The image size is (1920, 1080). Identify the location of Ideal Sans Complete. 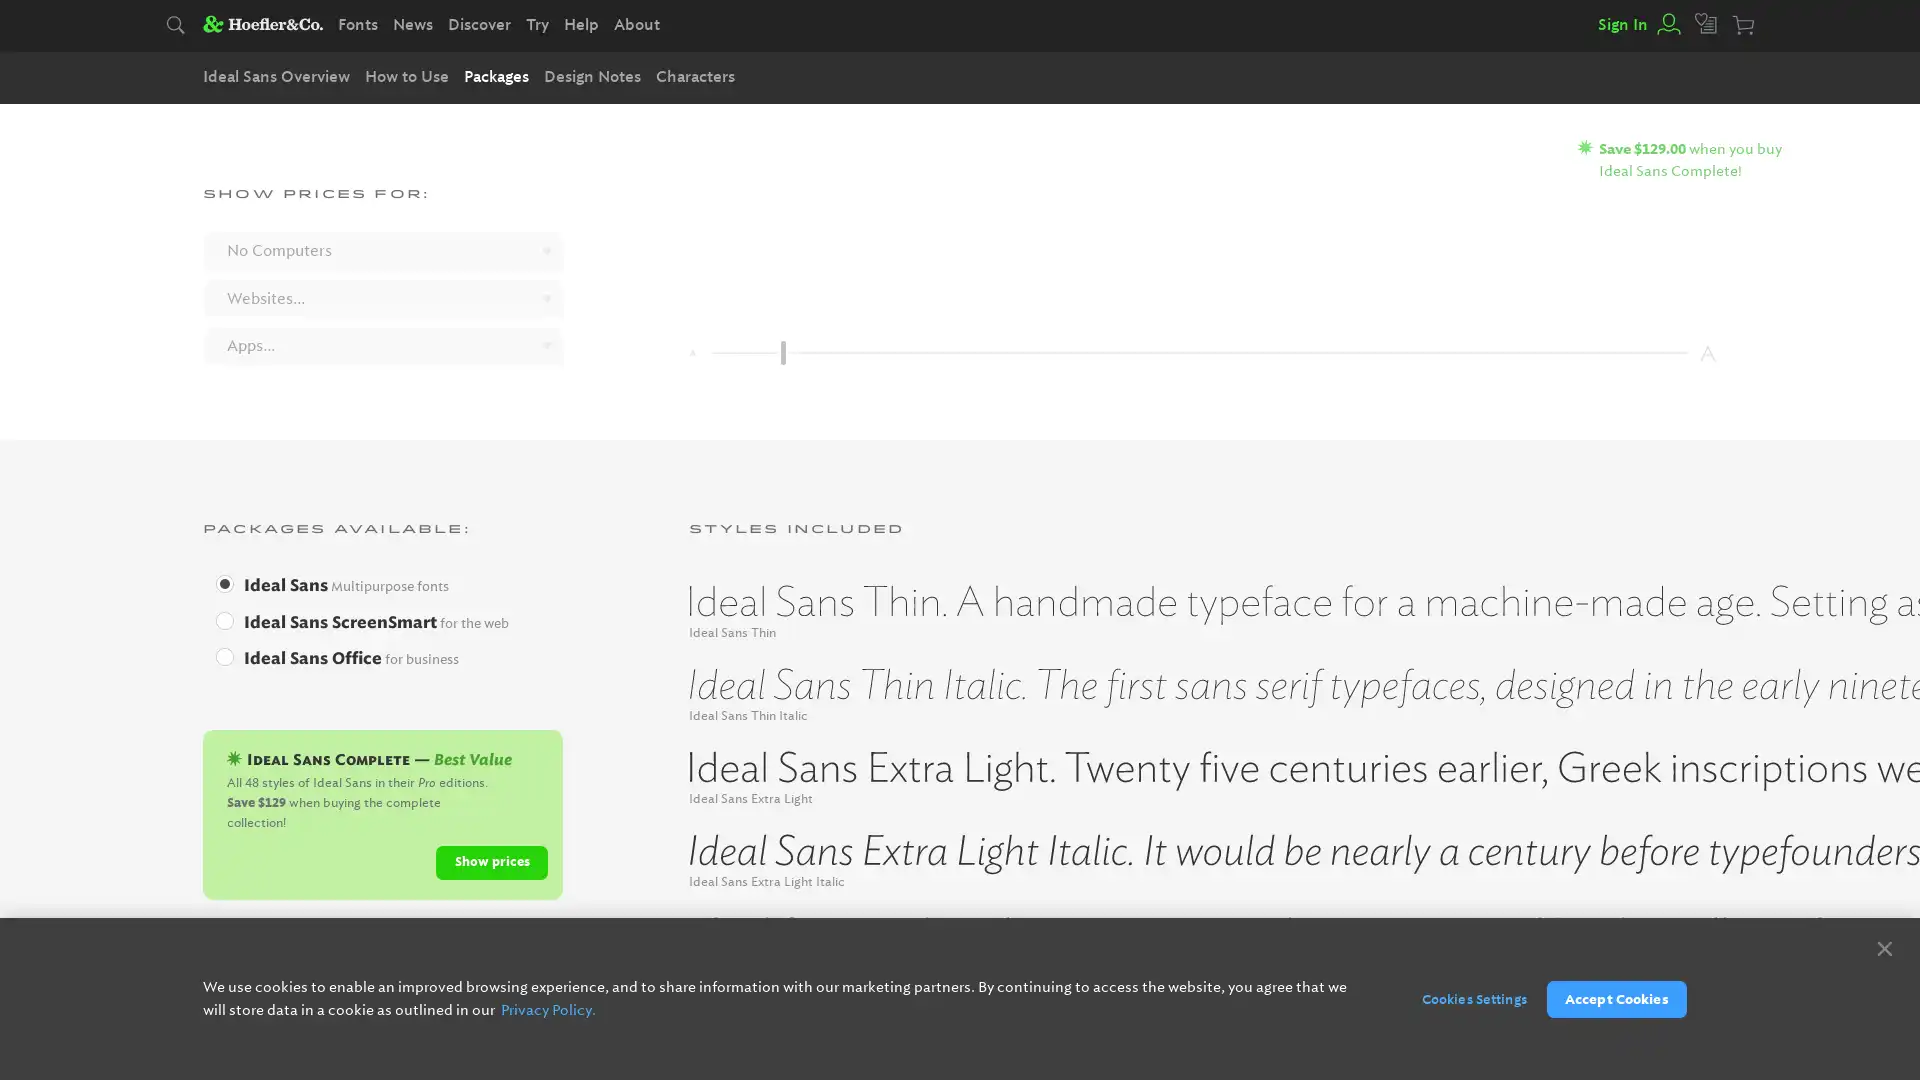
(234, 758).